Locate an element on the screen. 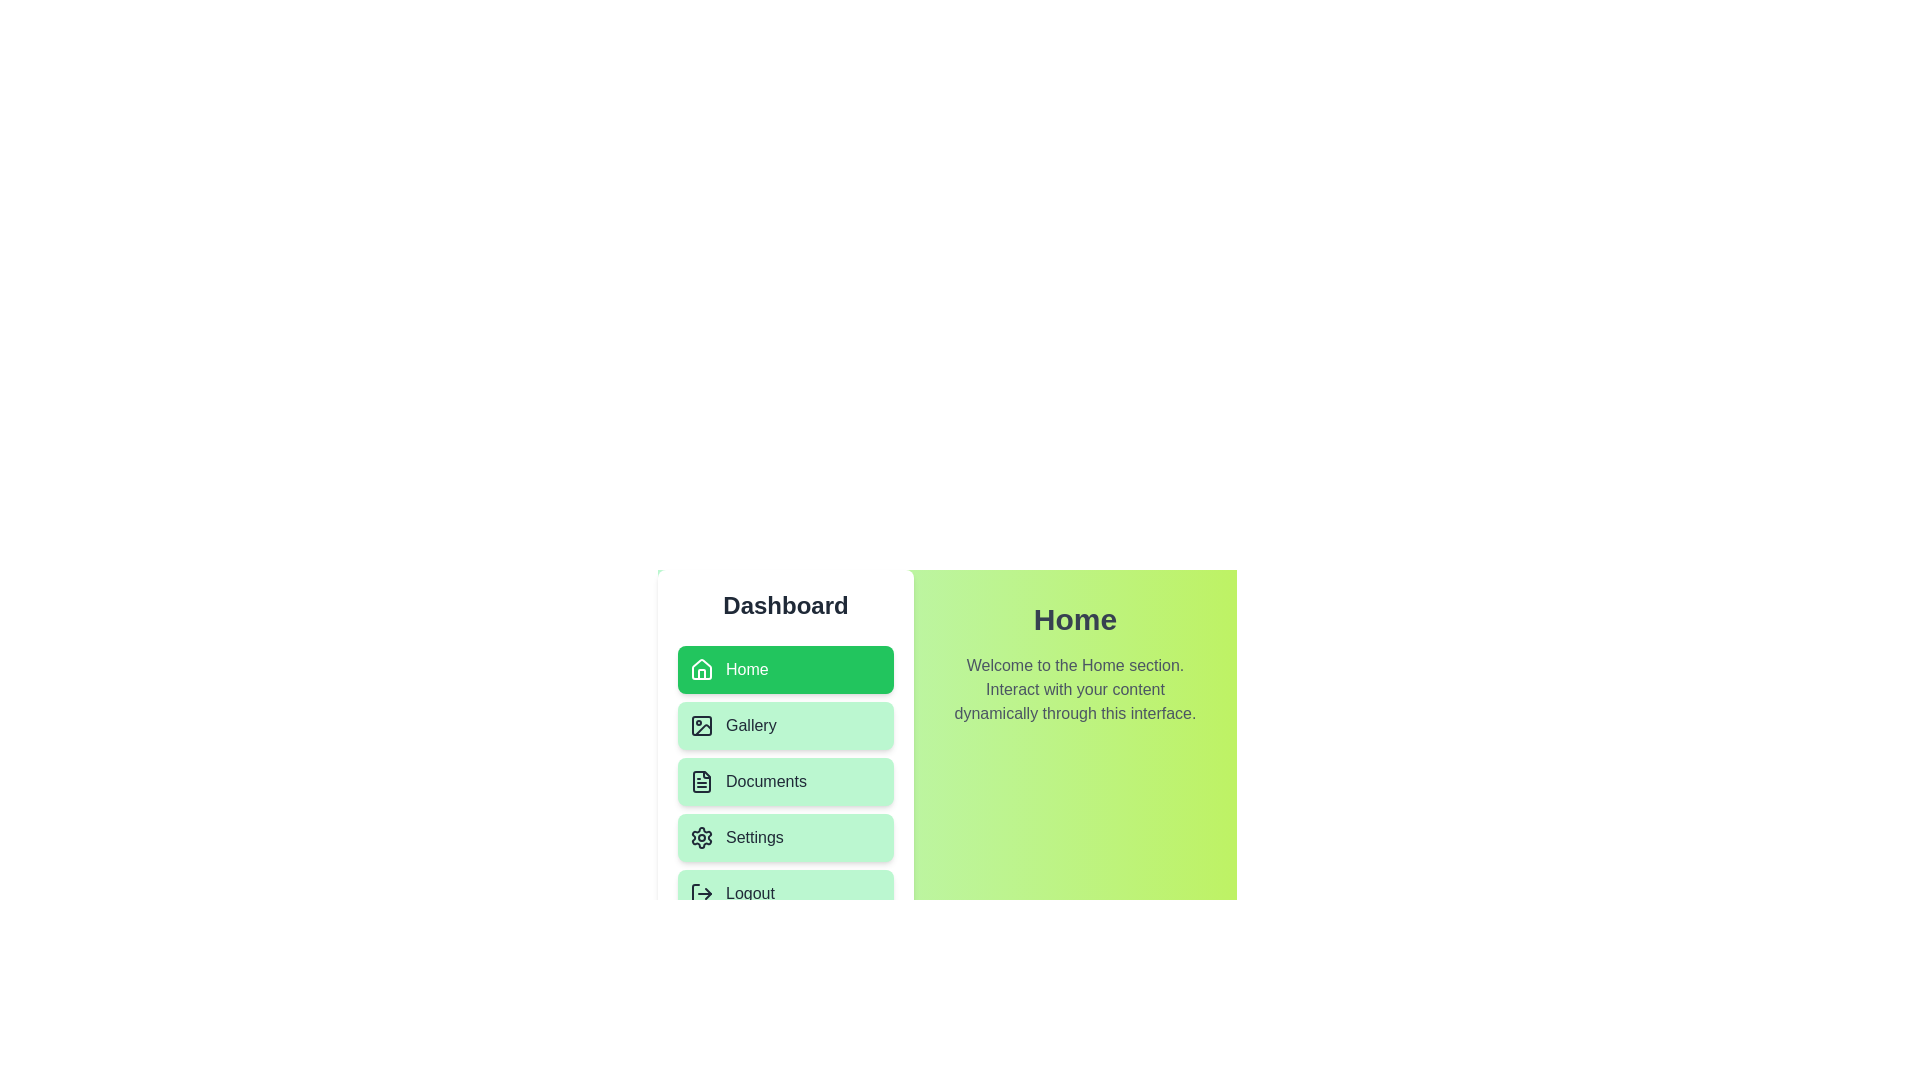 This screenshot has height=1080, width=1920. the menu item Logout to navigate to its corresponding section is located at coordinates (785, 893).